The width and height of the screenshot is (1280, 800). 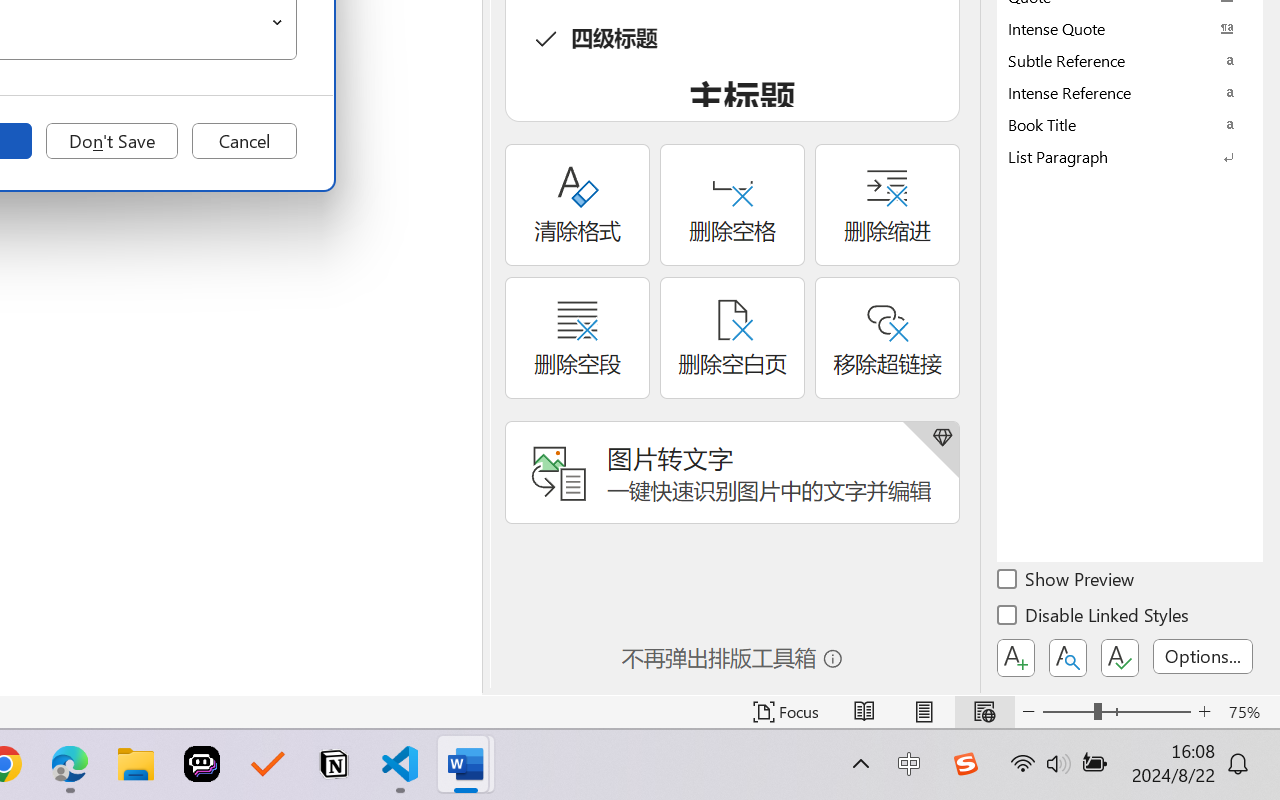 I want to click on 'Zoom Out', so click(x=1067, y=711).